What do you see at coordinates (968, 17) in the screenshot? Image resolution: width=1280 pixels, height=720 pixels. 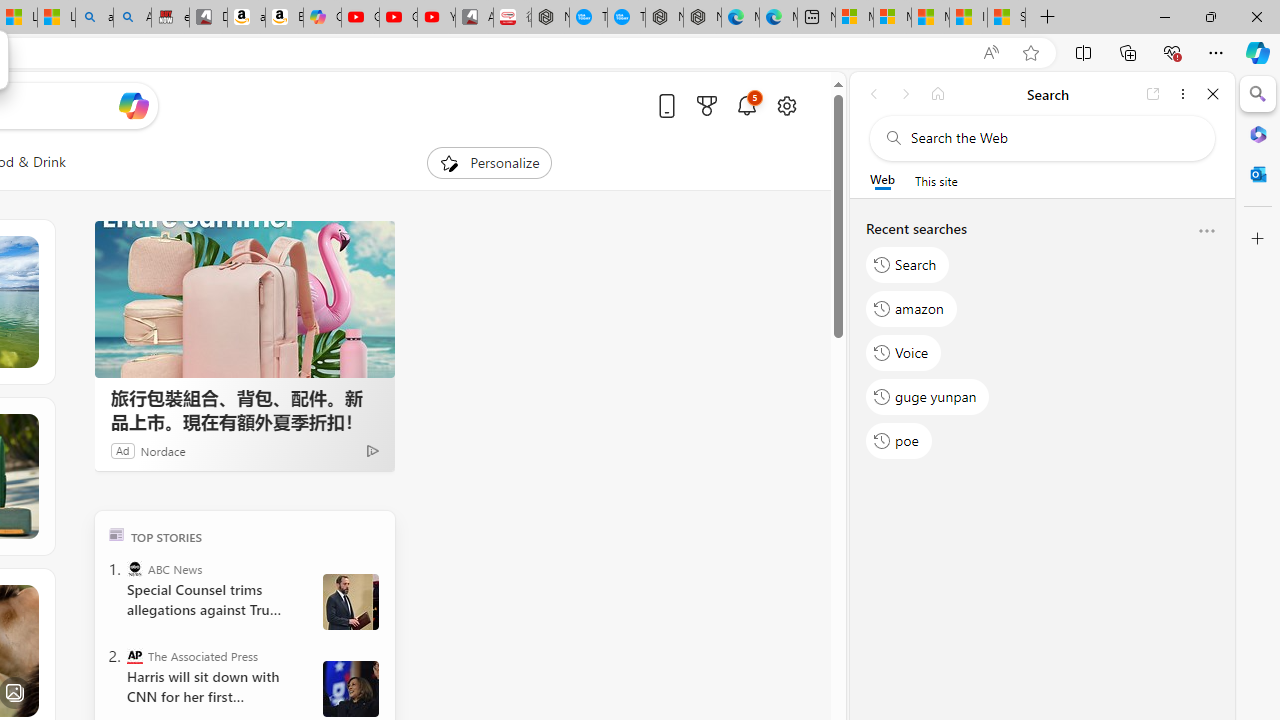 I see `'I Gained 20 Pounds of Muscle in 30 Days! | Watch'` at bounding box center [968, 17].